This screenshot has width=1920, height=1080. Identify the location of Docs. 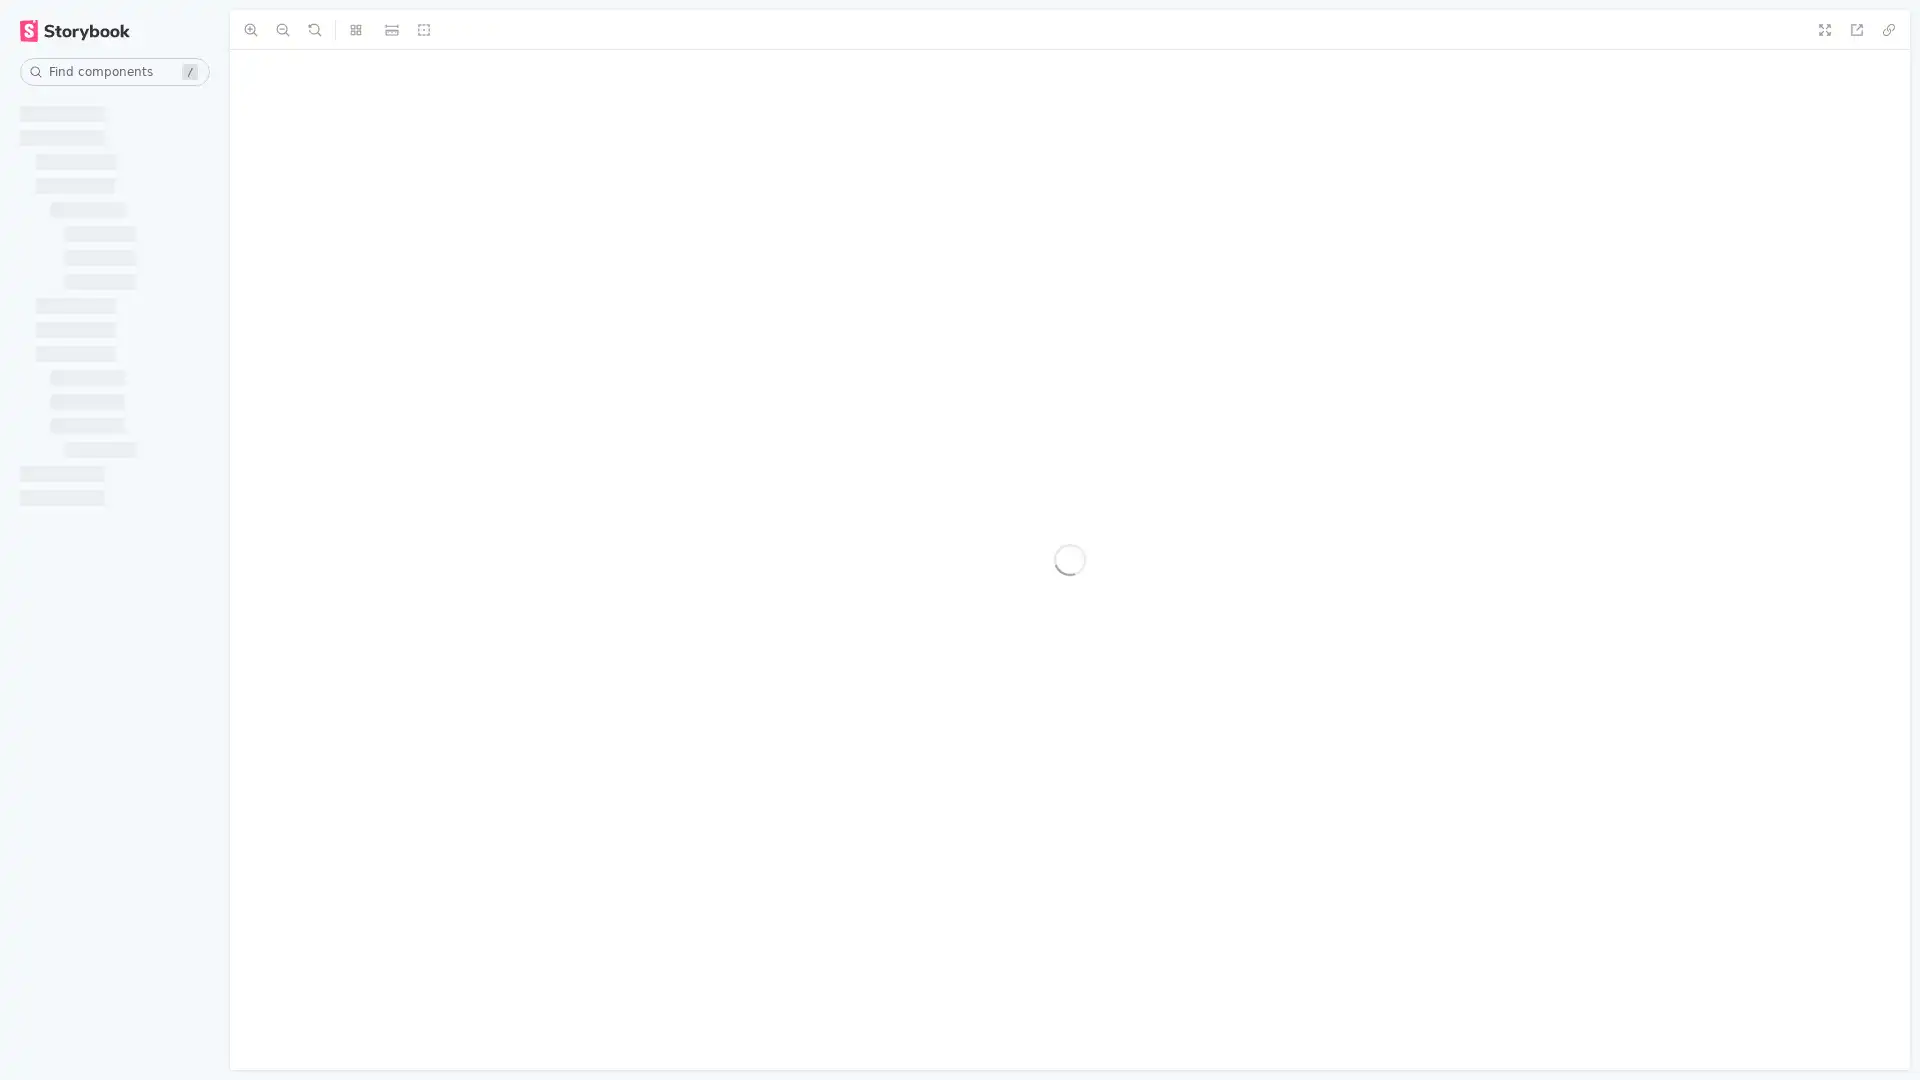
(335, 30).